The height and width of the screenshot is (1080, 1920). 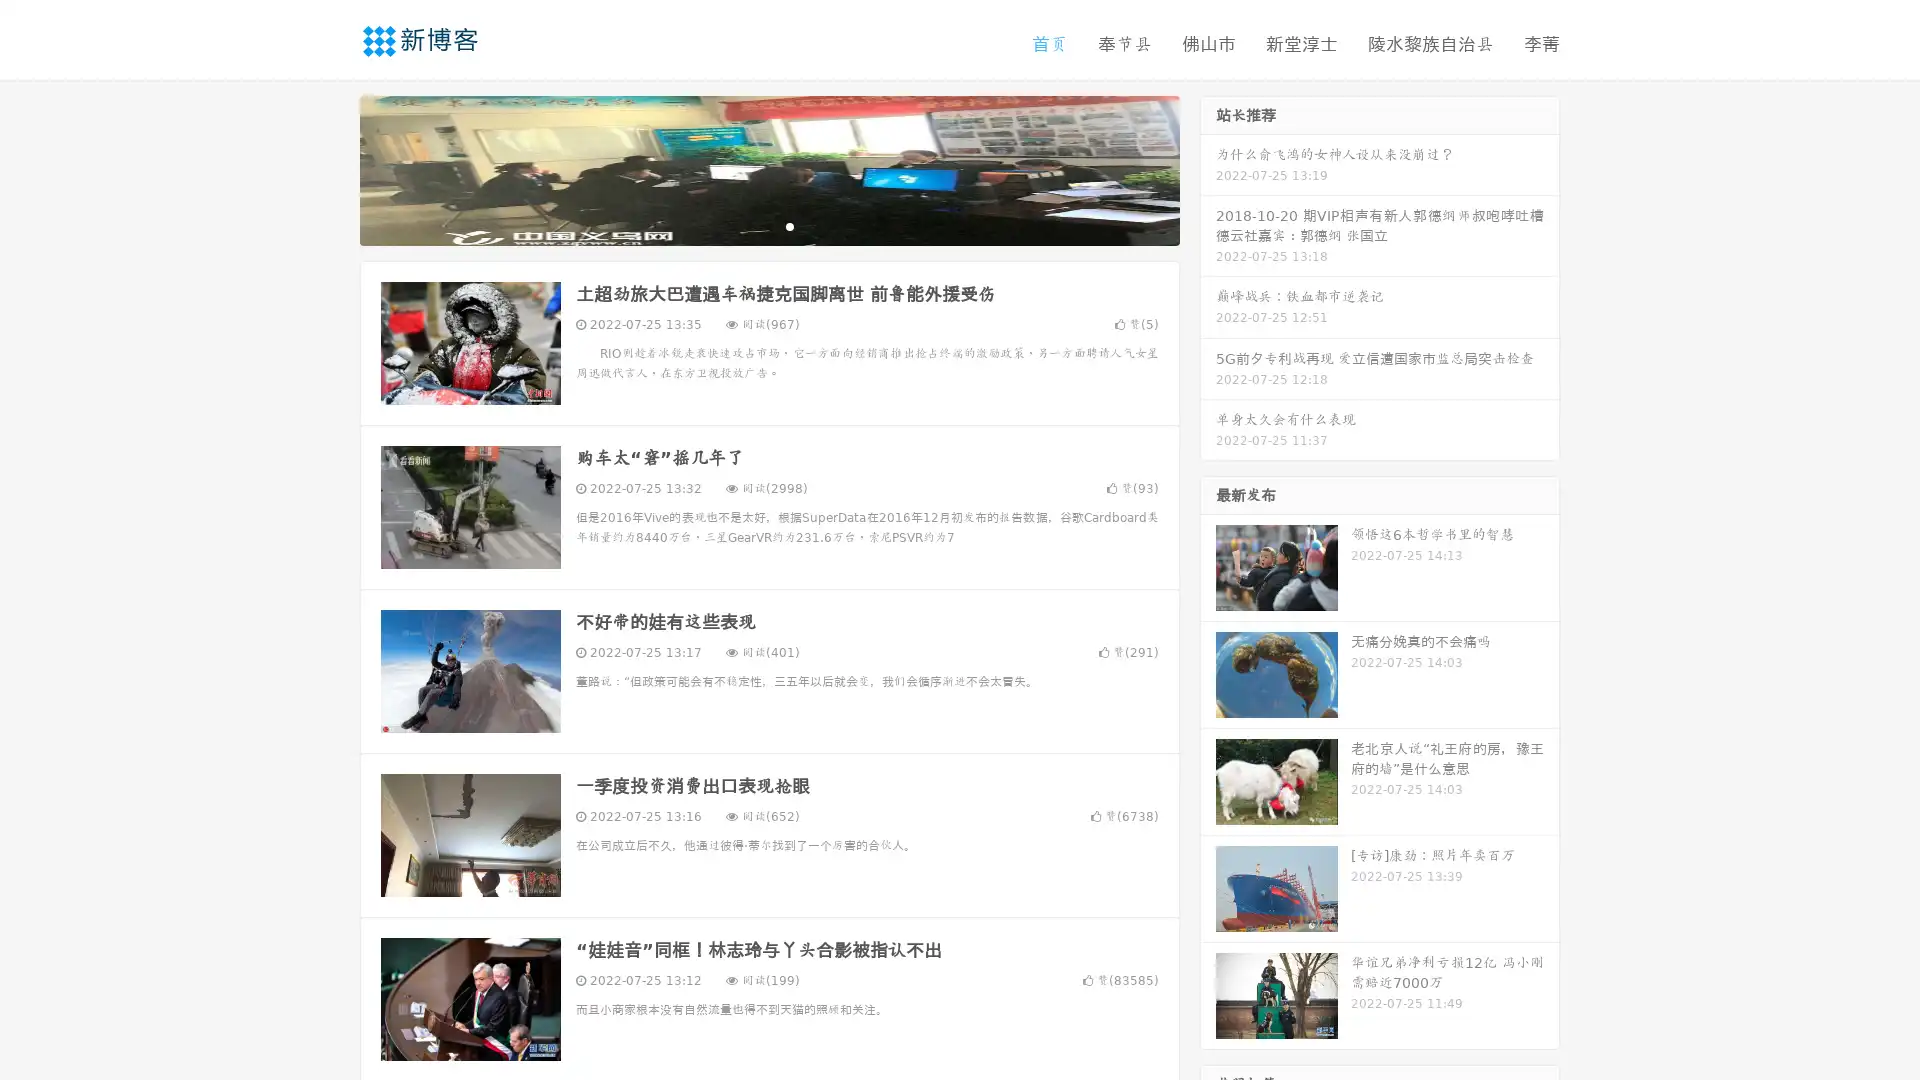 I want to click on Go to slide 2, so click(x=768, y=225).